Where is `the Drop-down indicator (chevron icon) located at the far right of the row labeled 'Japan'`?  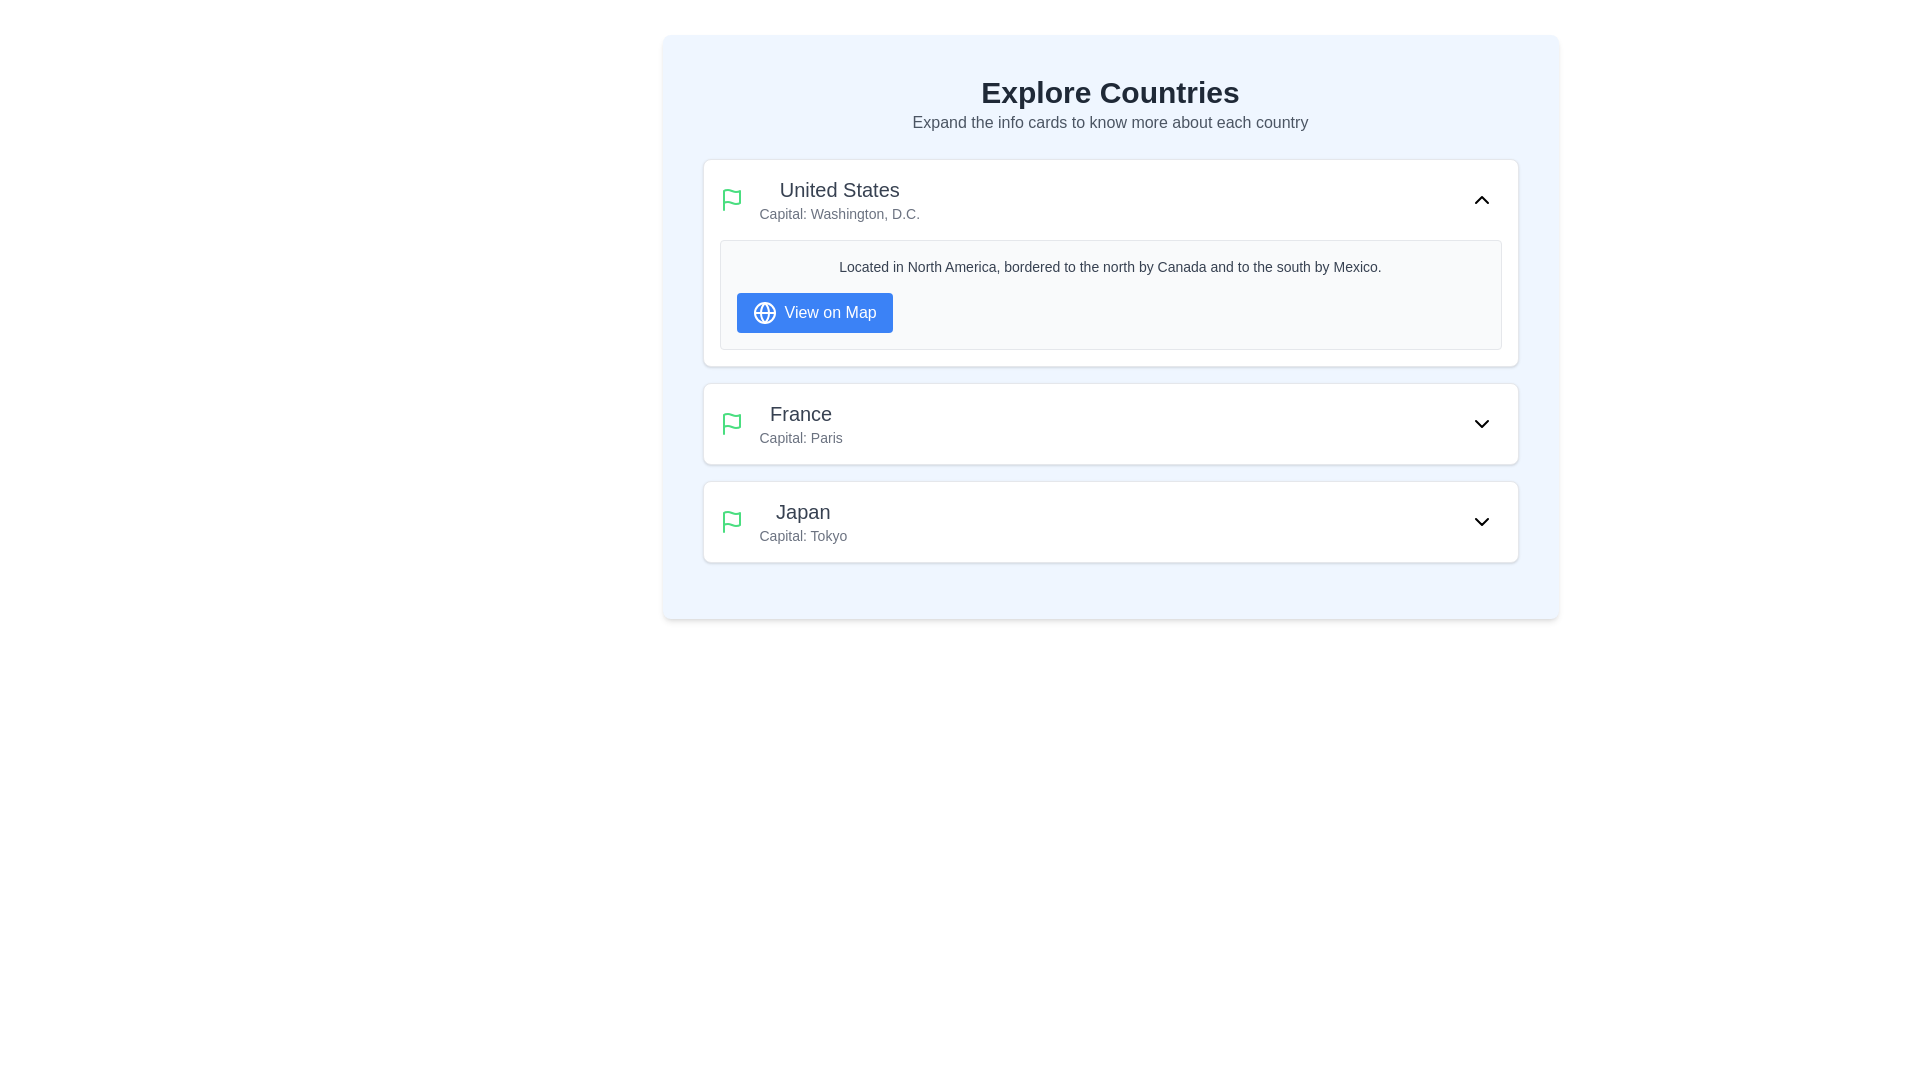 the Drop-down indicator (chevron icon) located at the far right of the row labeled 'Japan' is located at coordinates (1481, 520).